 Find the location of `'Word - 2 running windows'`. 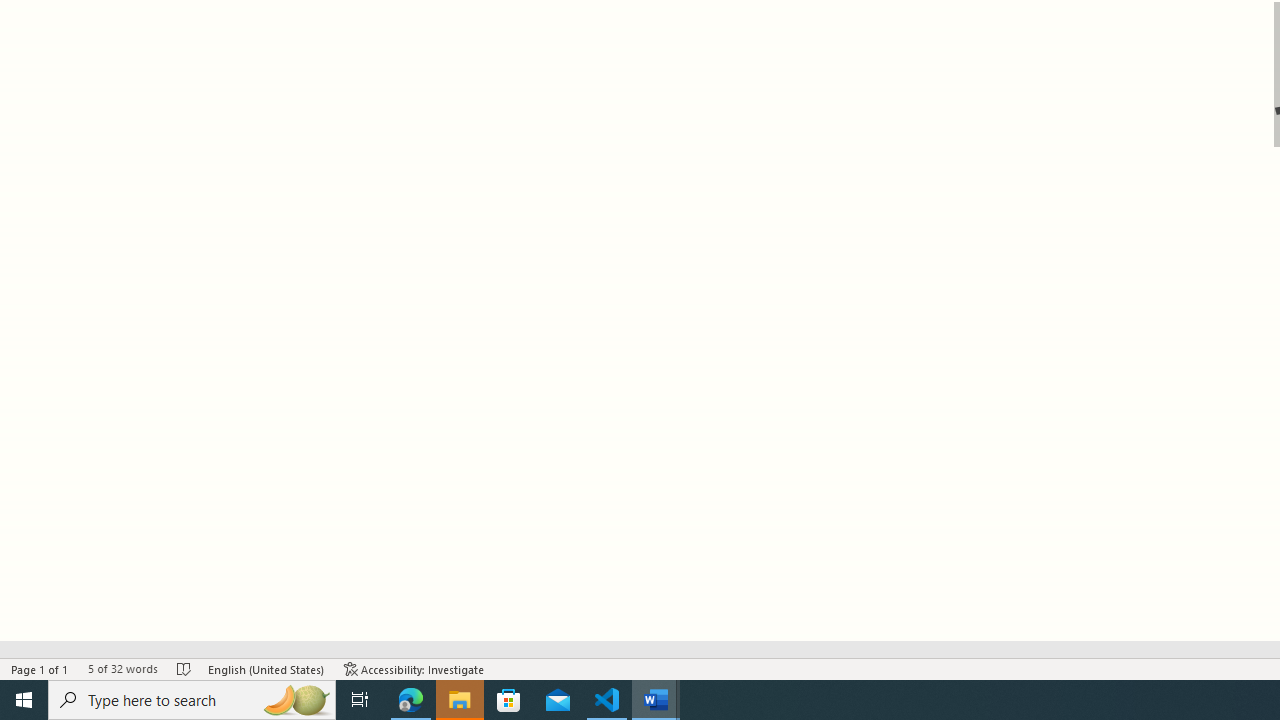

'Word - 2 running windows' is located at coordinates (656, 698).